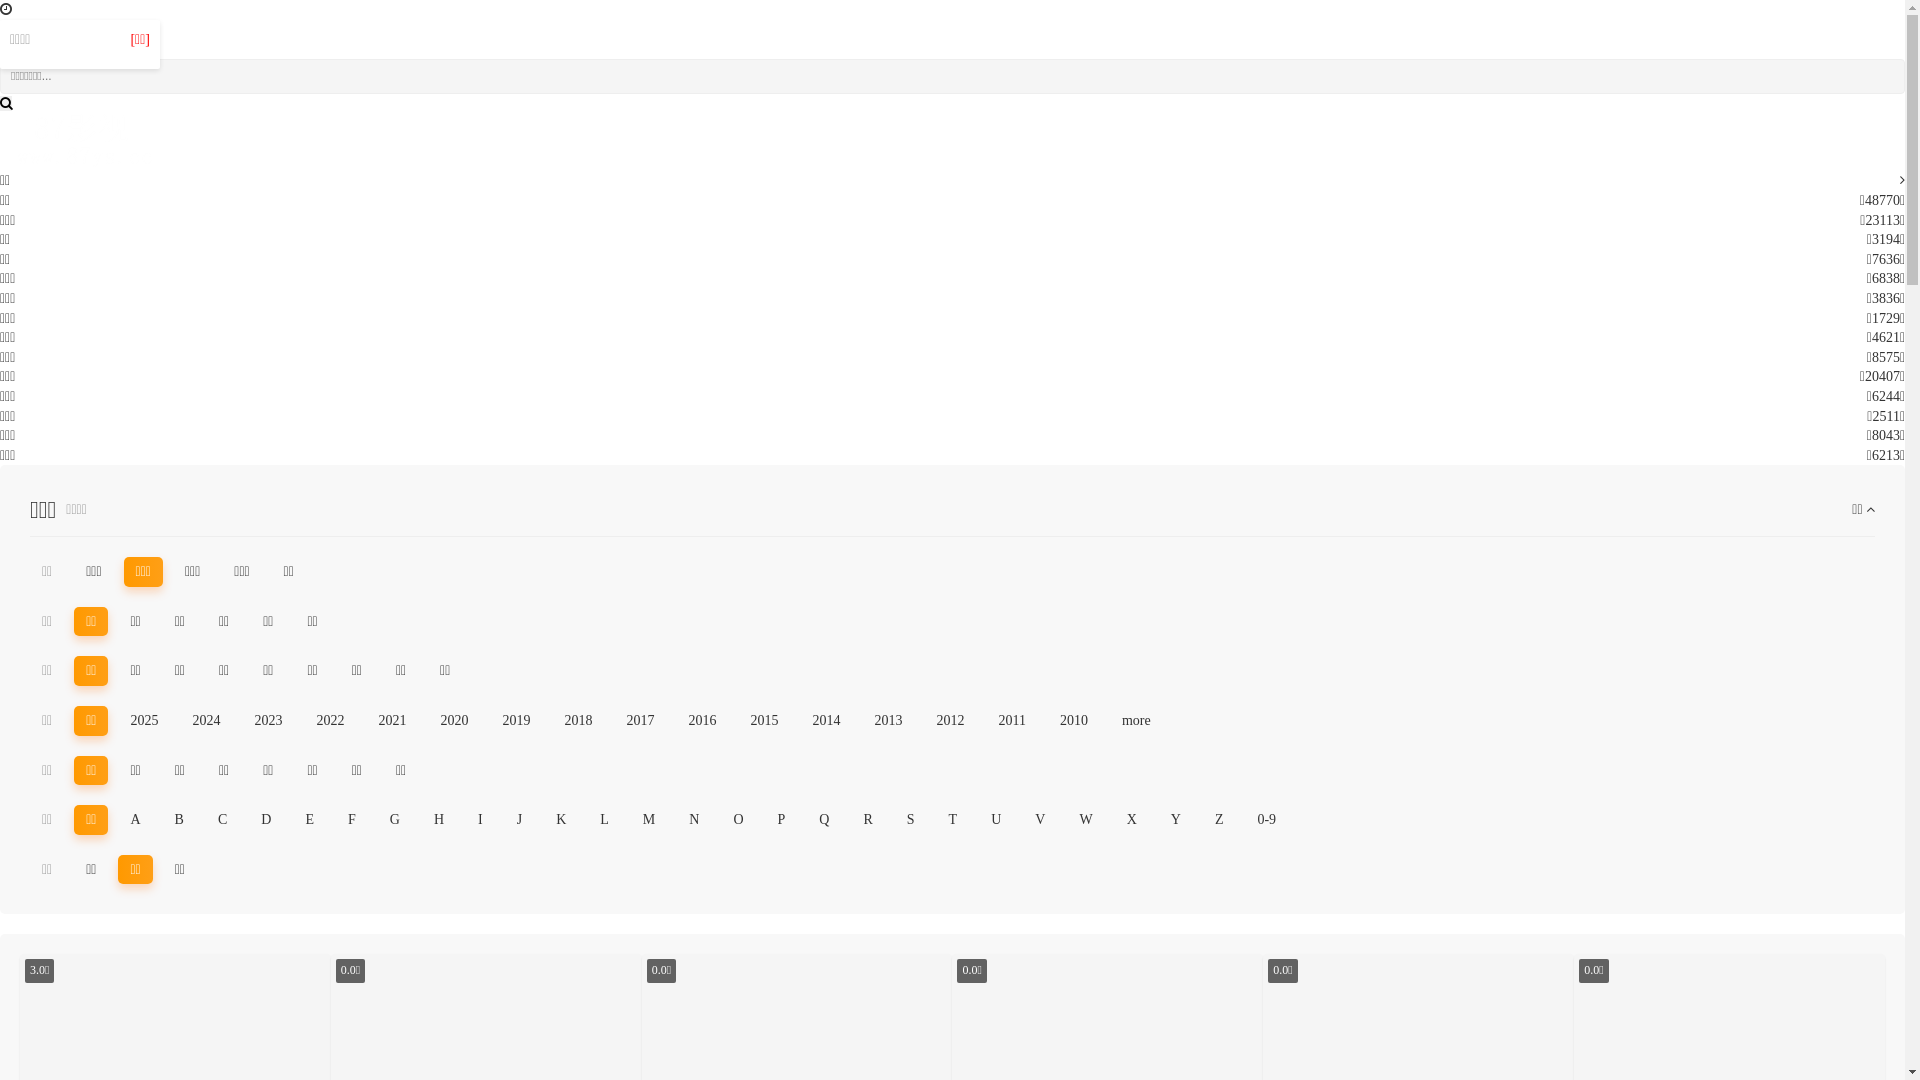  Describe the element at coordinates (222, 820) in the screenshot. I see `'C'` at that location.